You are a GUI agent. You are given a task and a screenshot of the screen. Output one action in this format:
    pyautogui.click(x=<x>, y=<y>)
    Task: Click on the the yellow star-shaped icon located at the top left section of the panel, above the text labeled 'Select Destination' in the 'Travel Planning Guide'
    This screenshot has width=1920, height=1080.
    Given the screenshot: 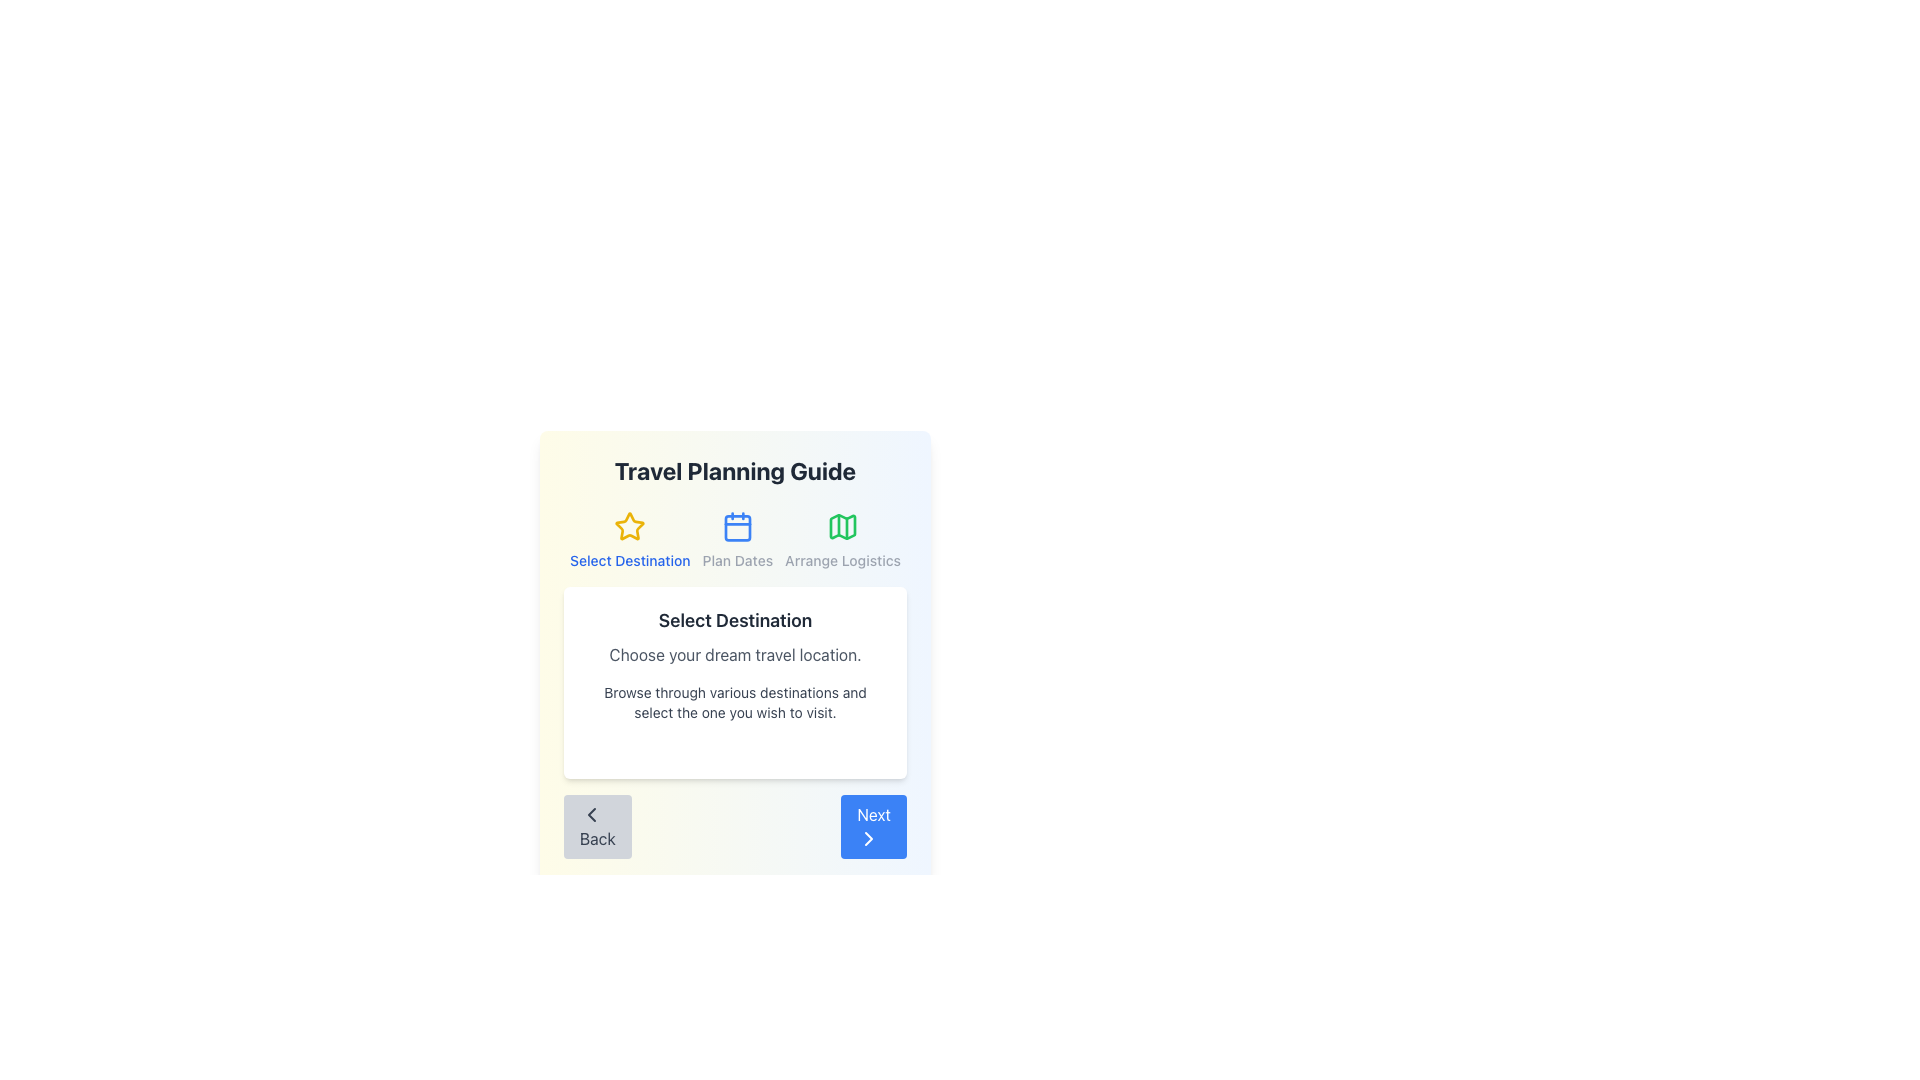 What is the action you would take?
    pyautogui.click(x=628, y=524)
    